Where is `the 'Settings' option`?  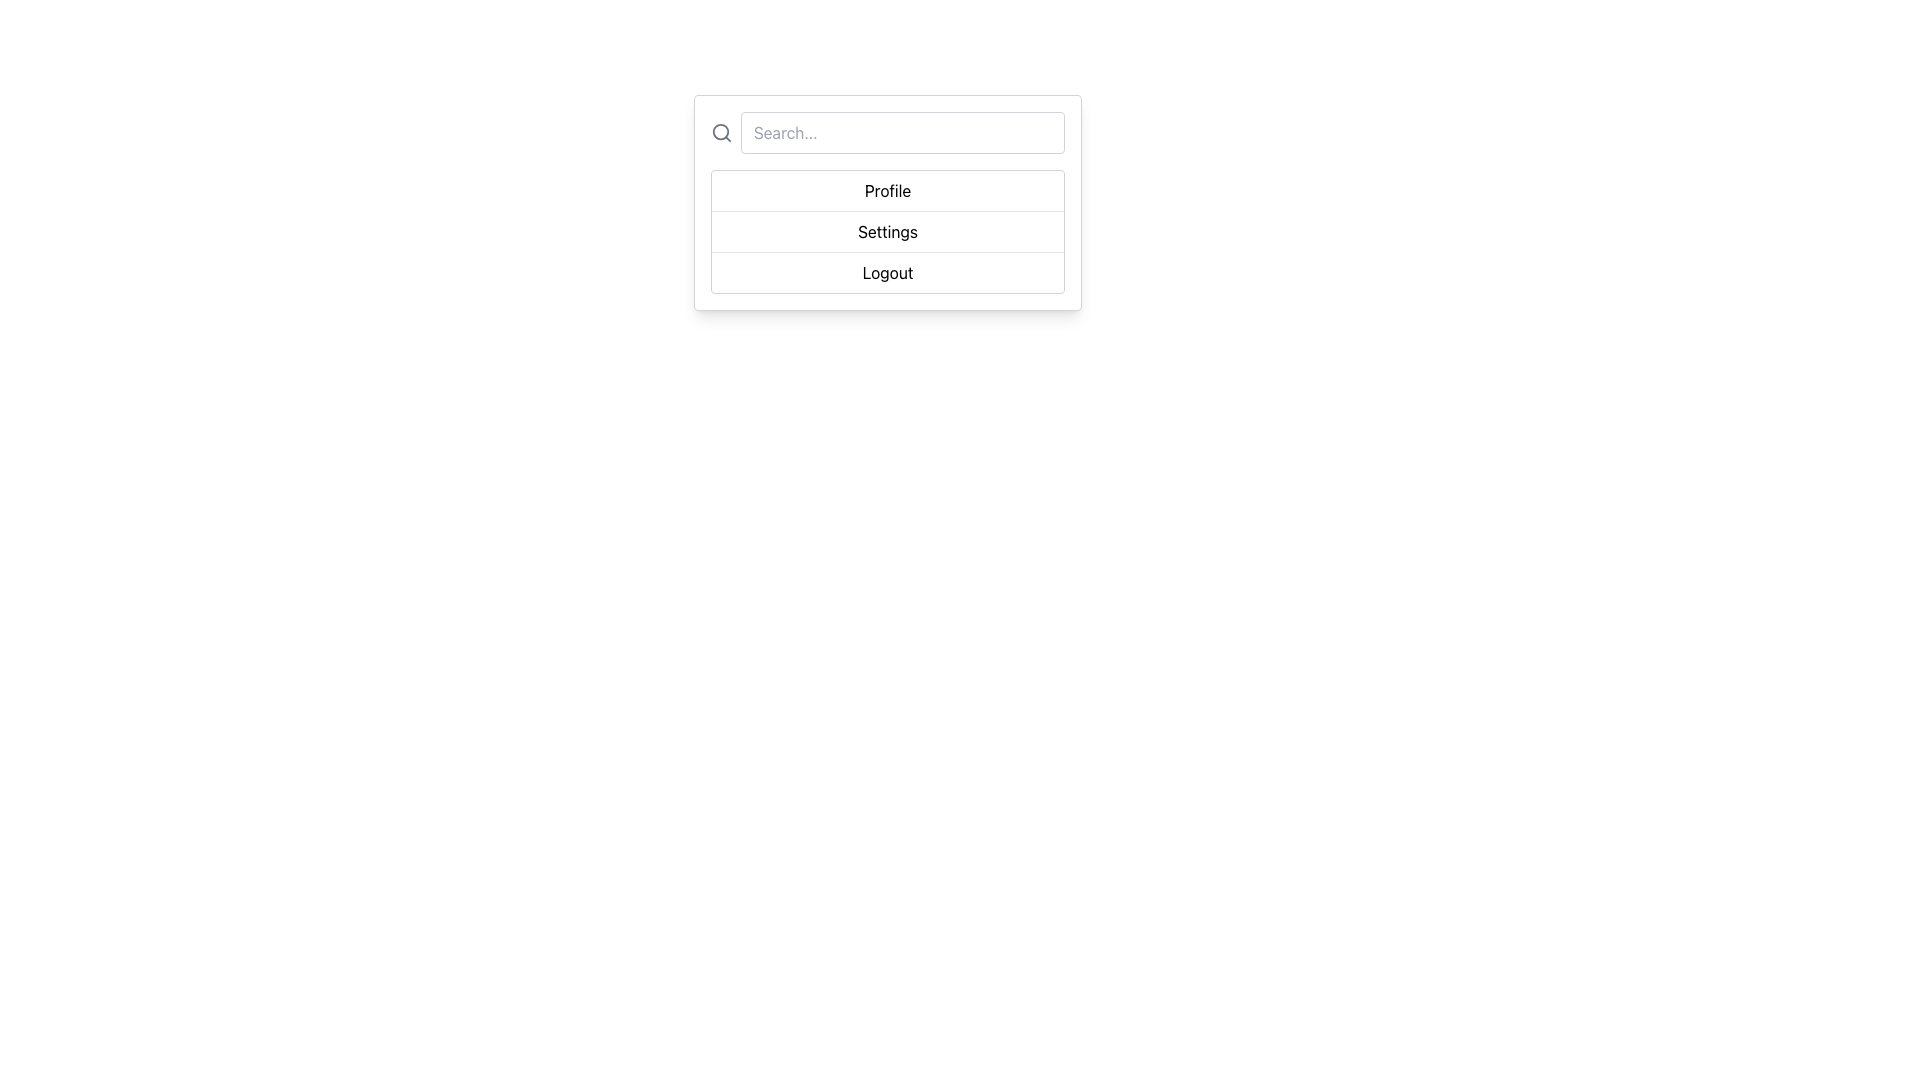 the 'Settings' option is located at coordinates (887, 230).